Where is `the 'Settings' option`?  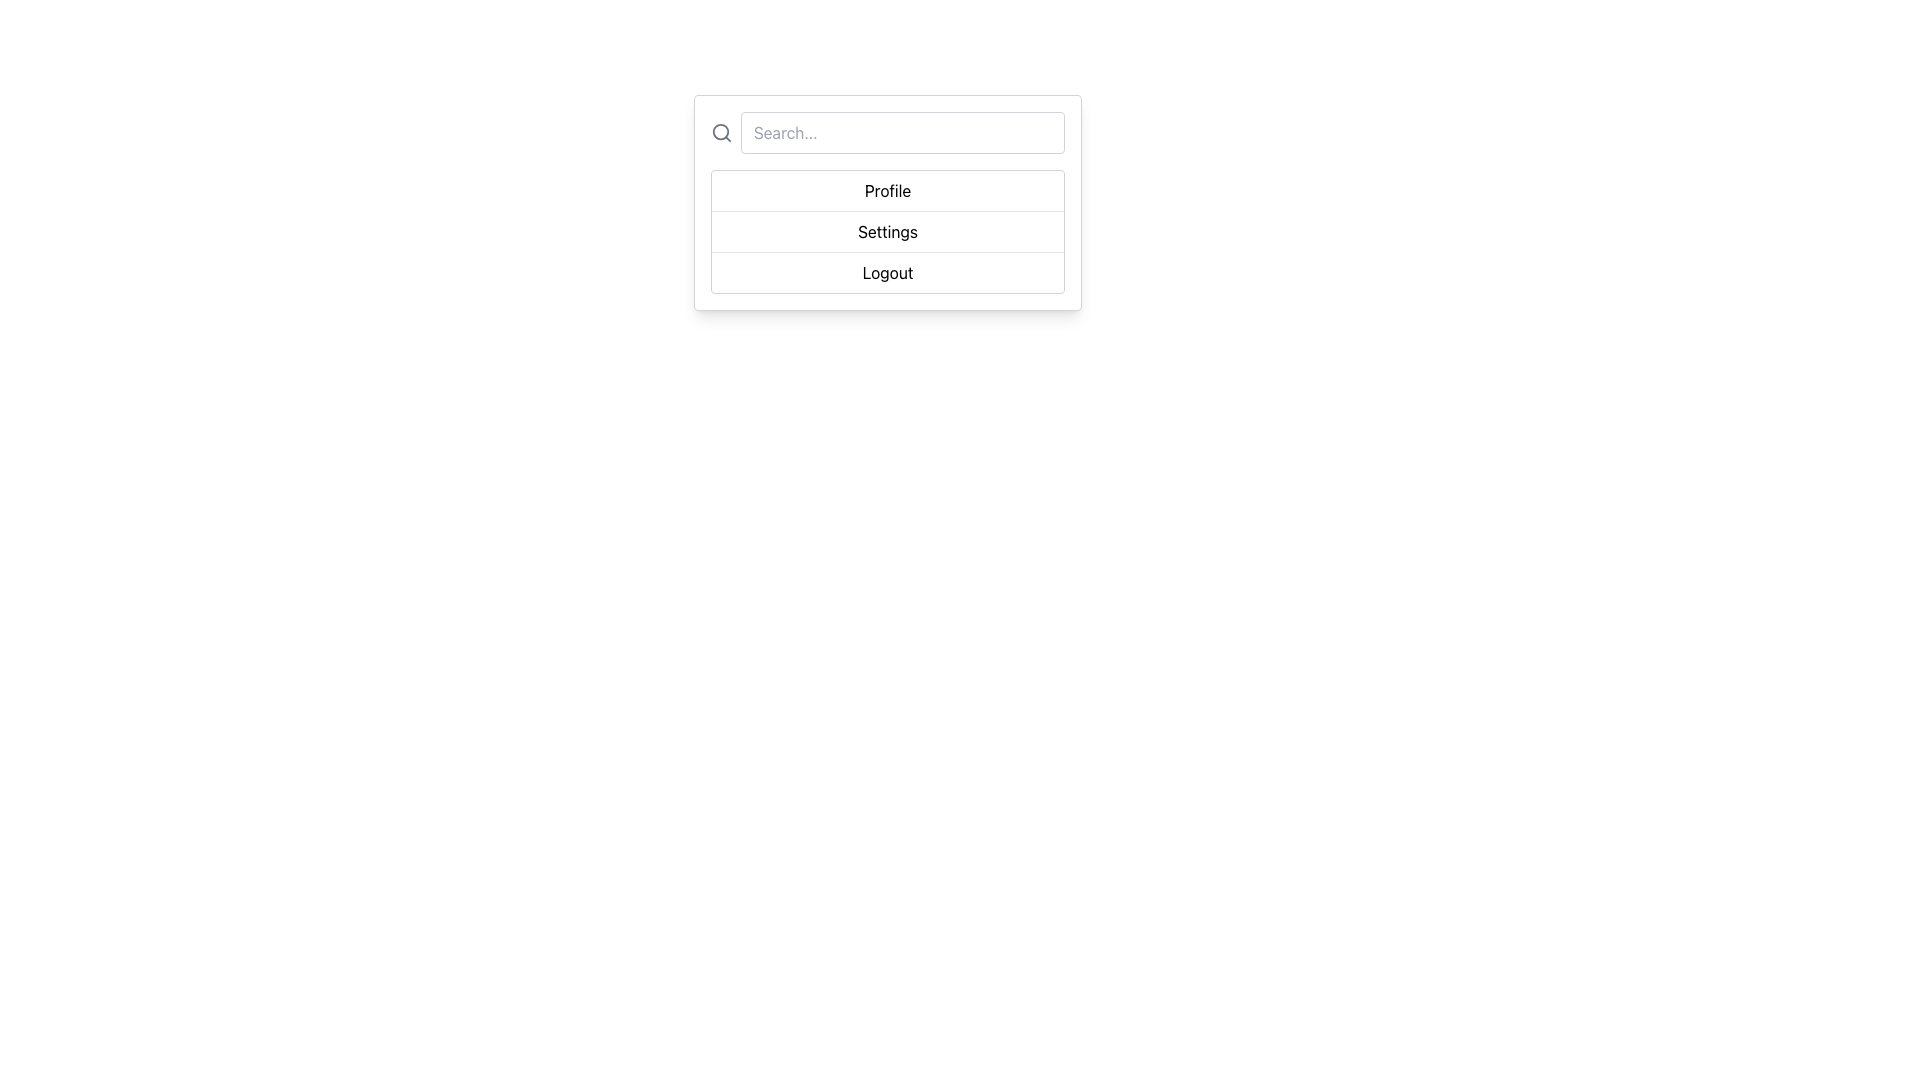 the 'Settings' option is located at coordinates (887, 230).